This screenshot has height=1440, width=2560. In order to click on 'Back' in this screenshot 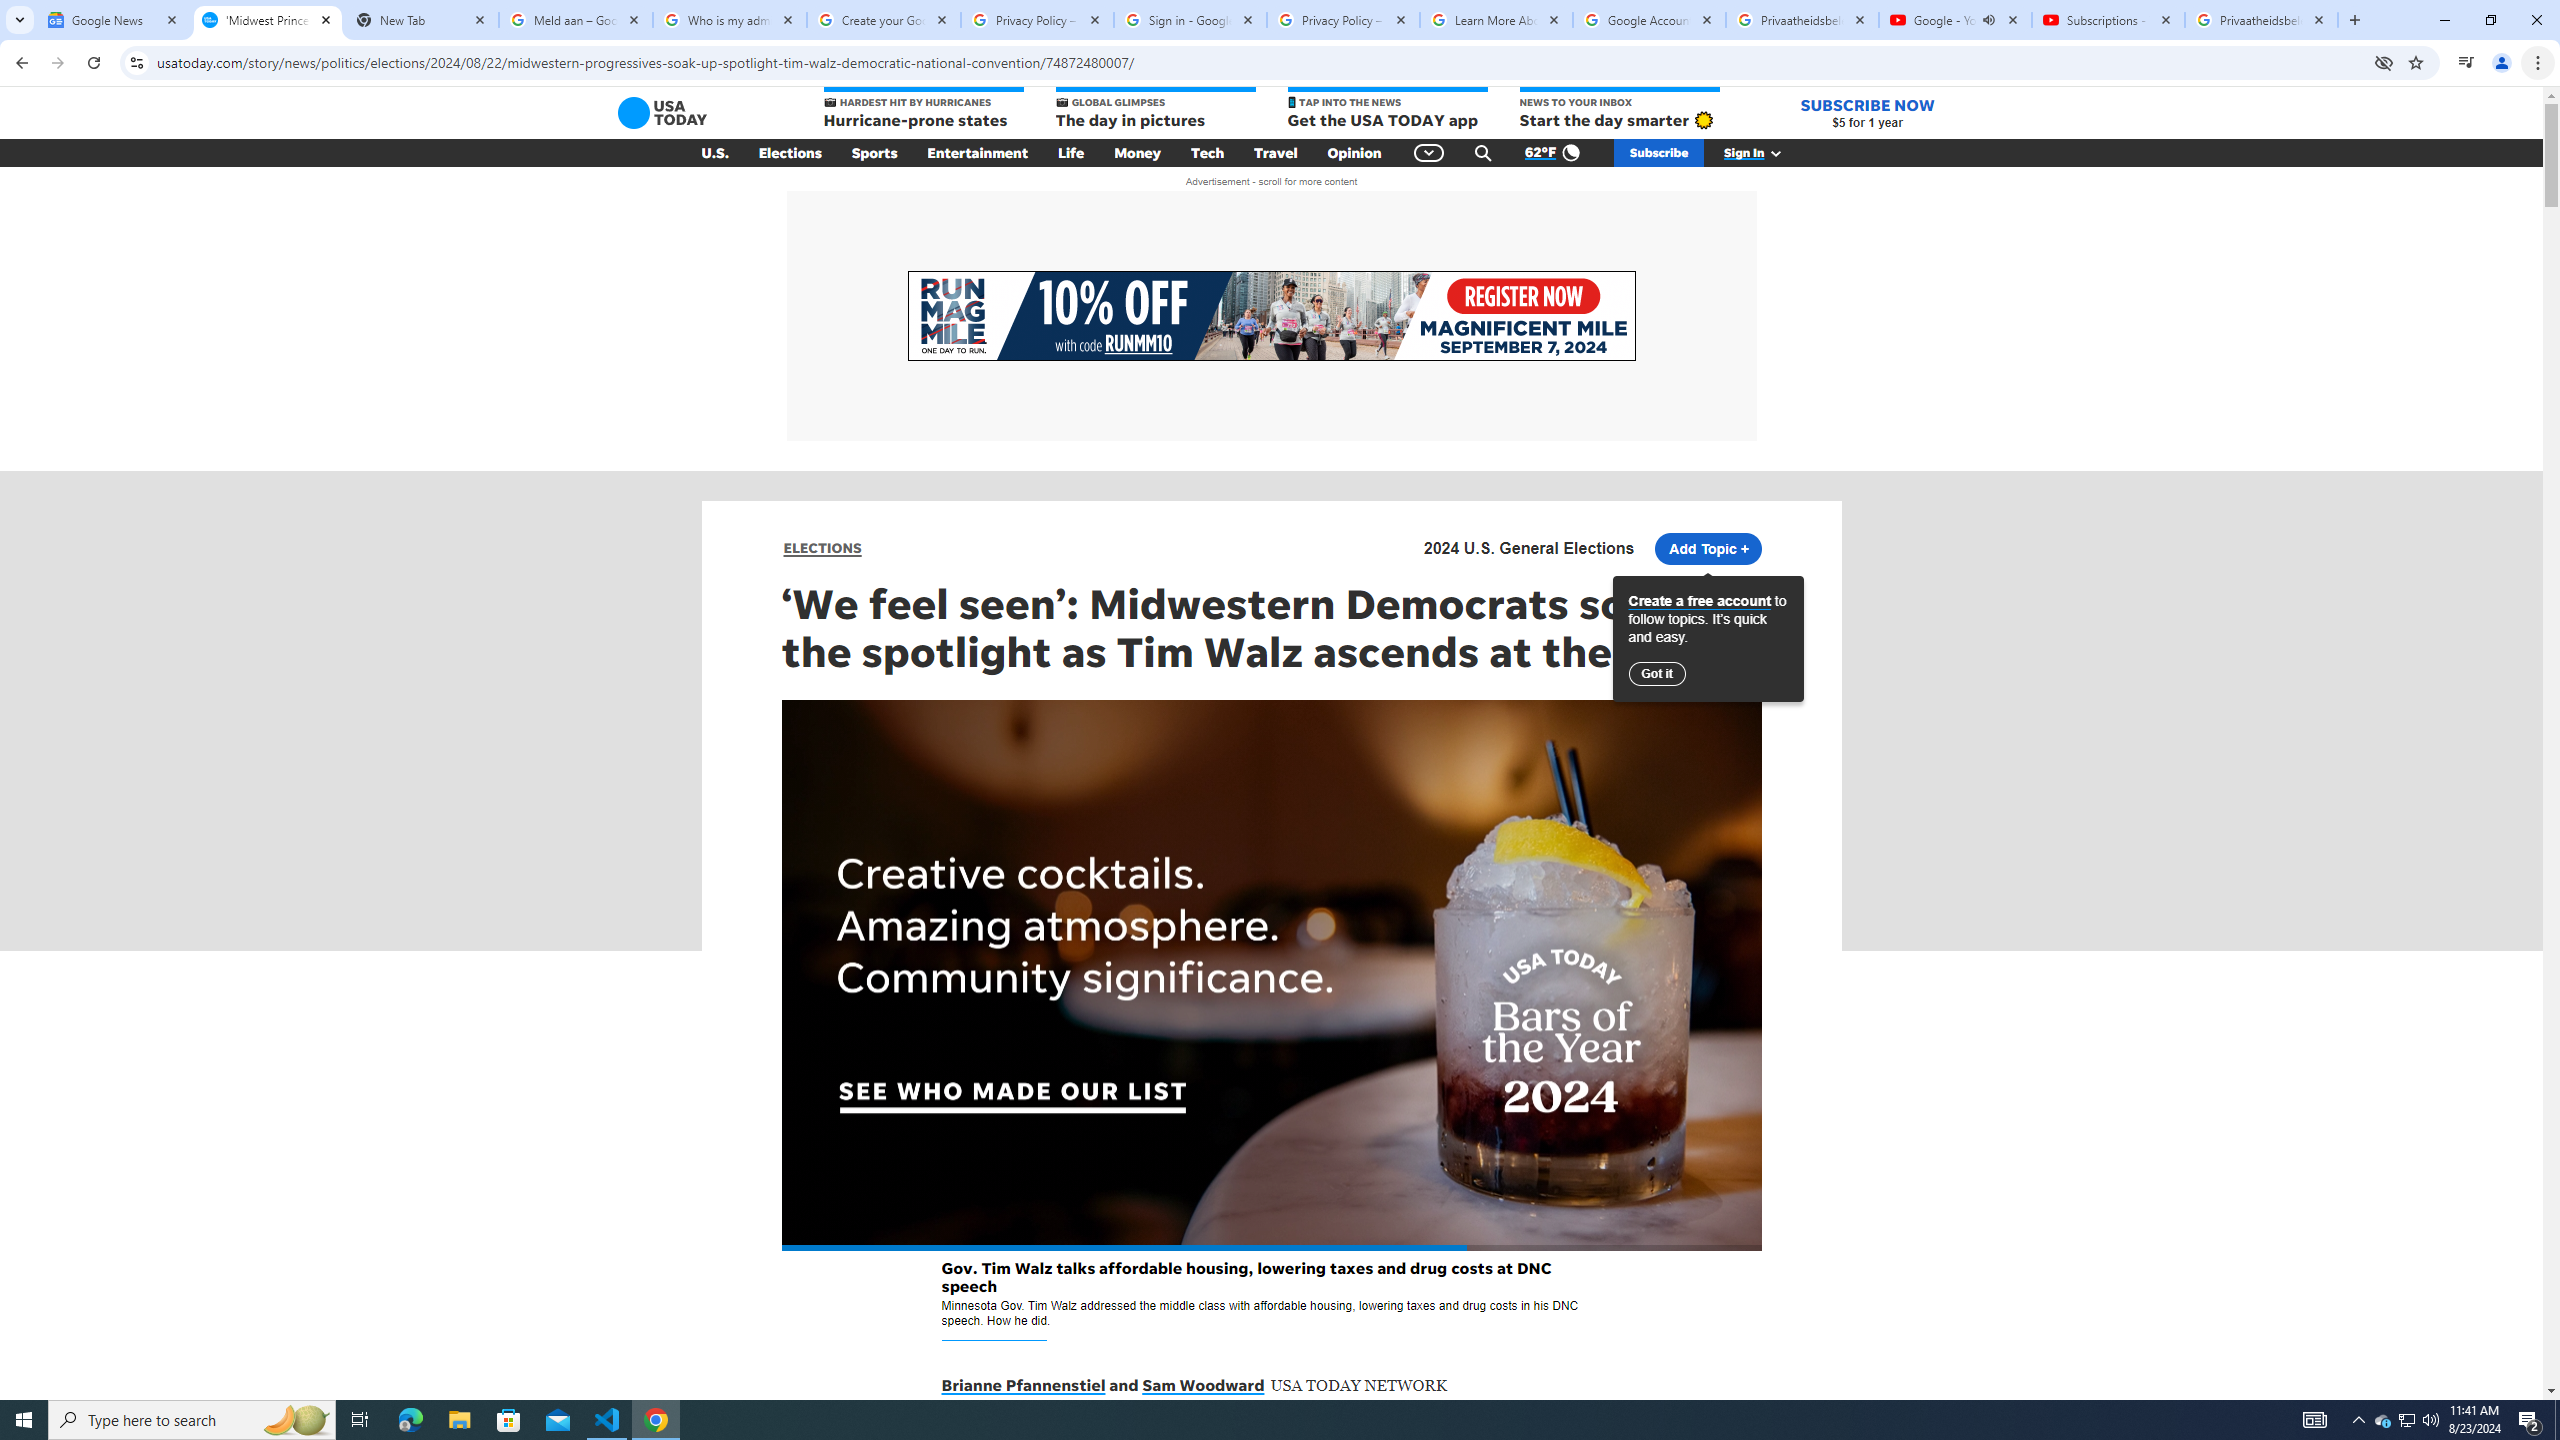, I will do `click(19, 62)`.